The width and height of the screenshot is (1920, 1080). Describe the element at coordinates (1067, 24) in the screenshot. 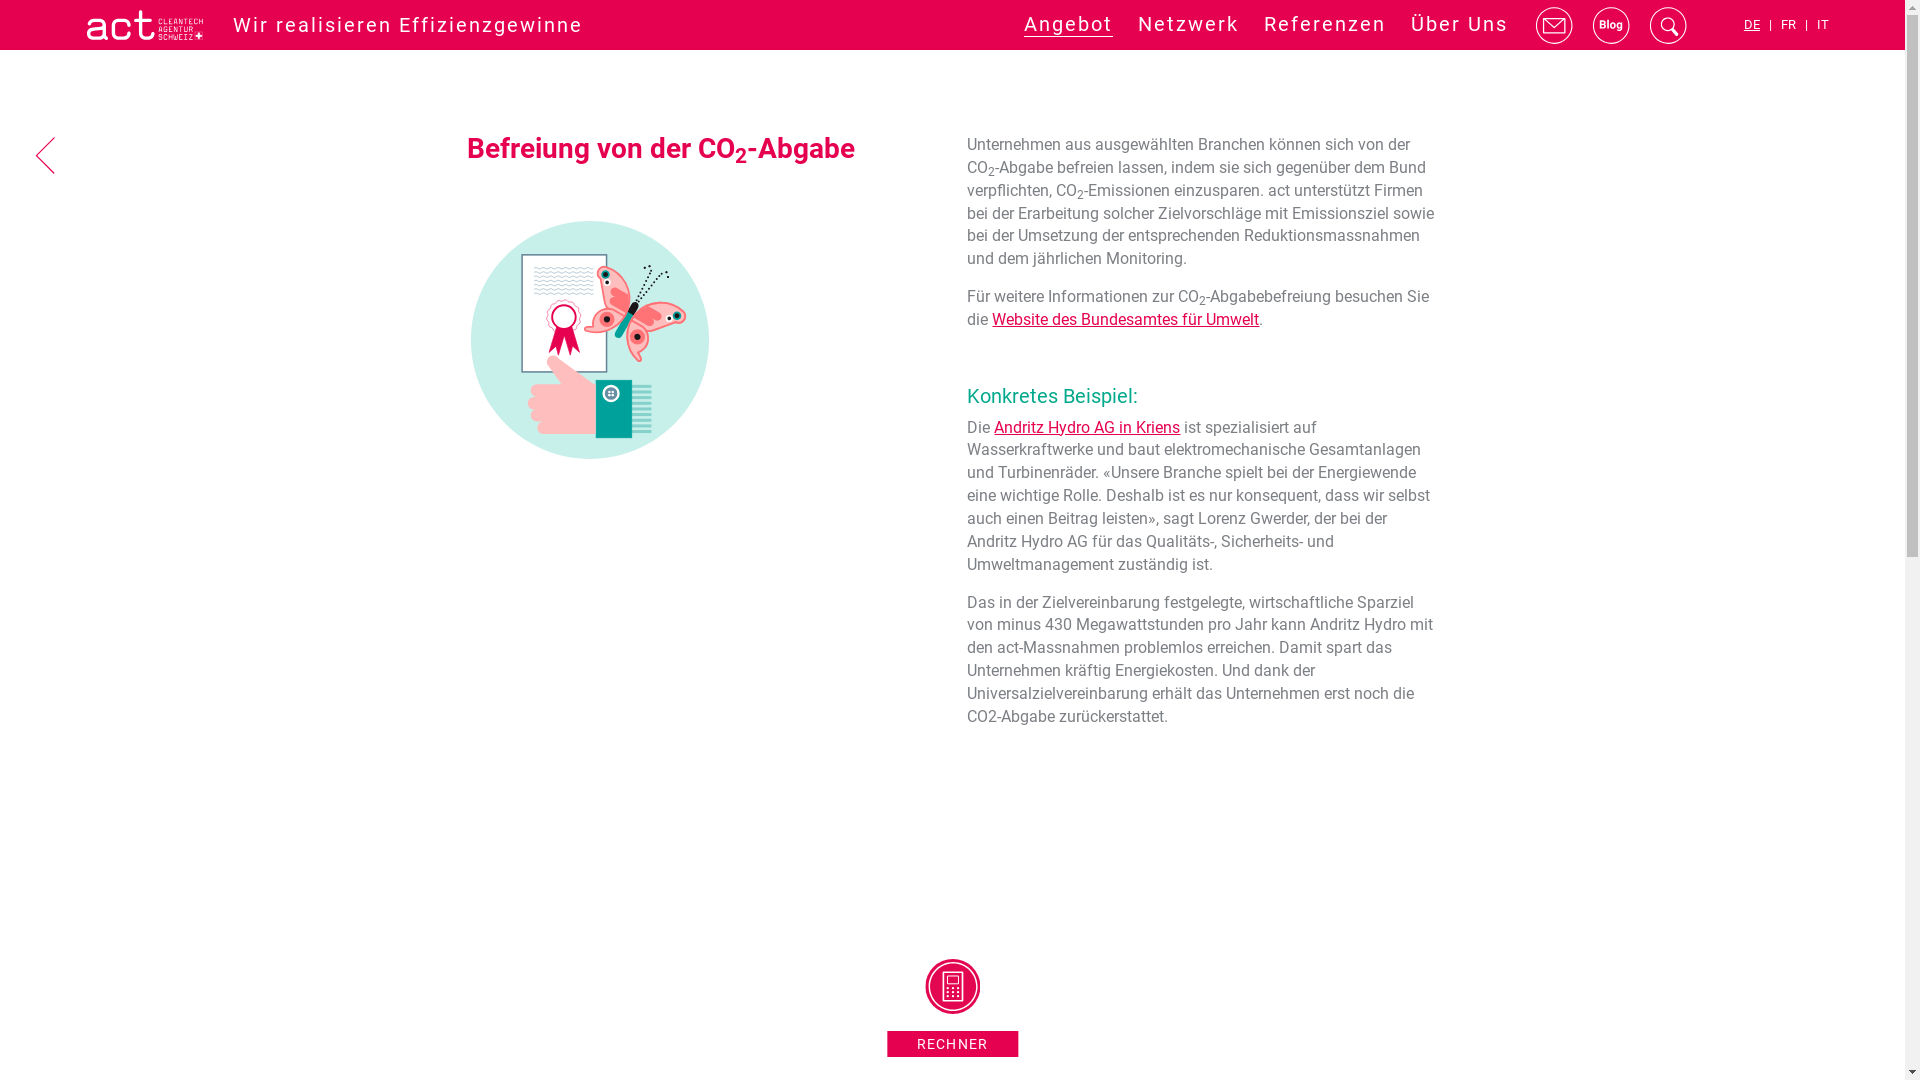

I see `'Angebot'` at that location.